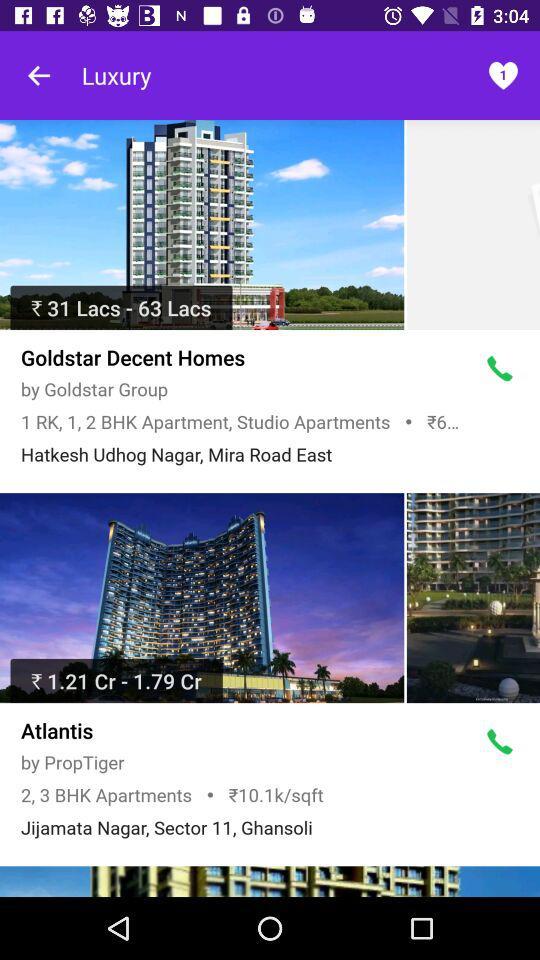  Describe the element at coordinates (39, 75) in the screenshot. I see `previous` at that location.